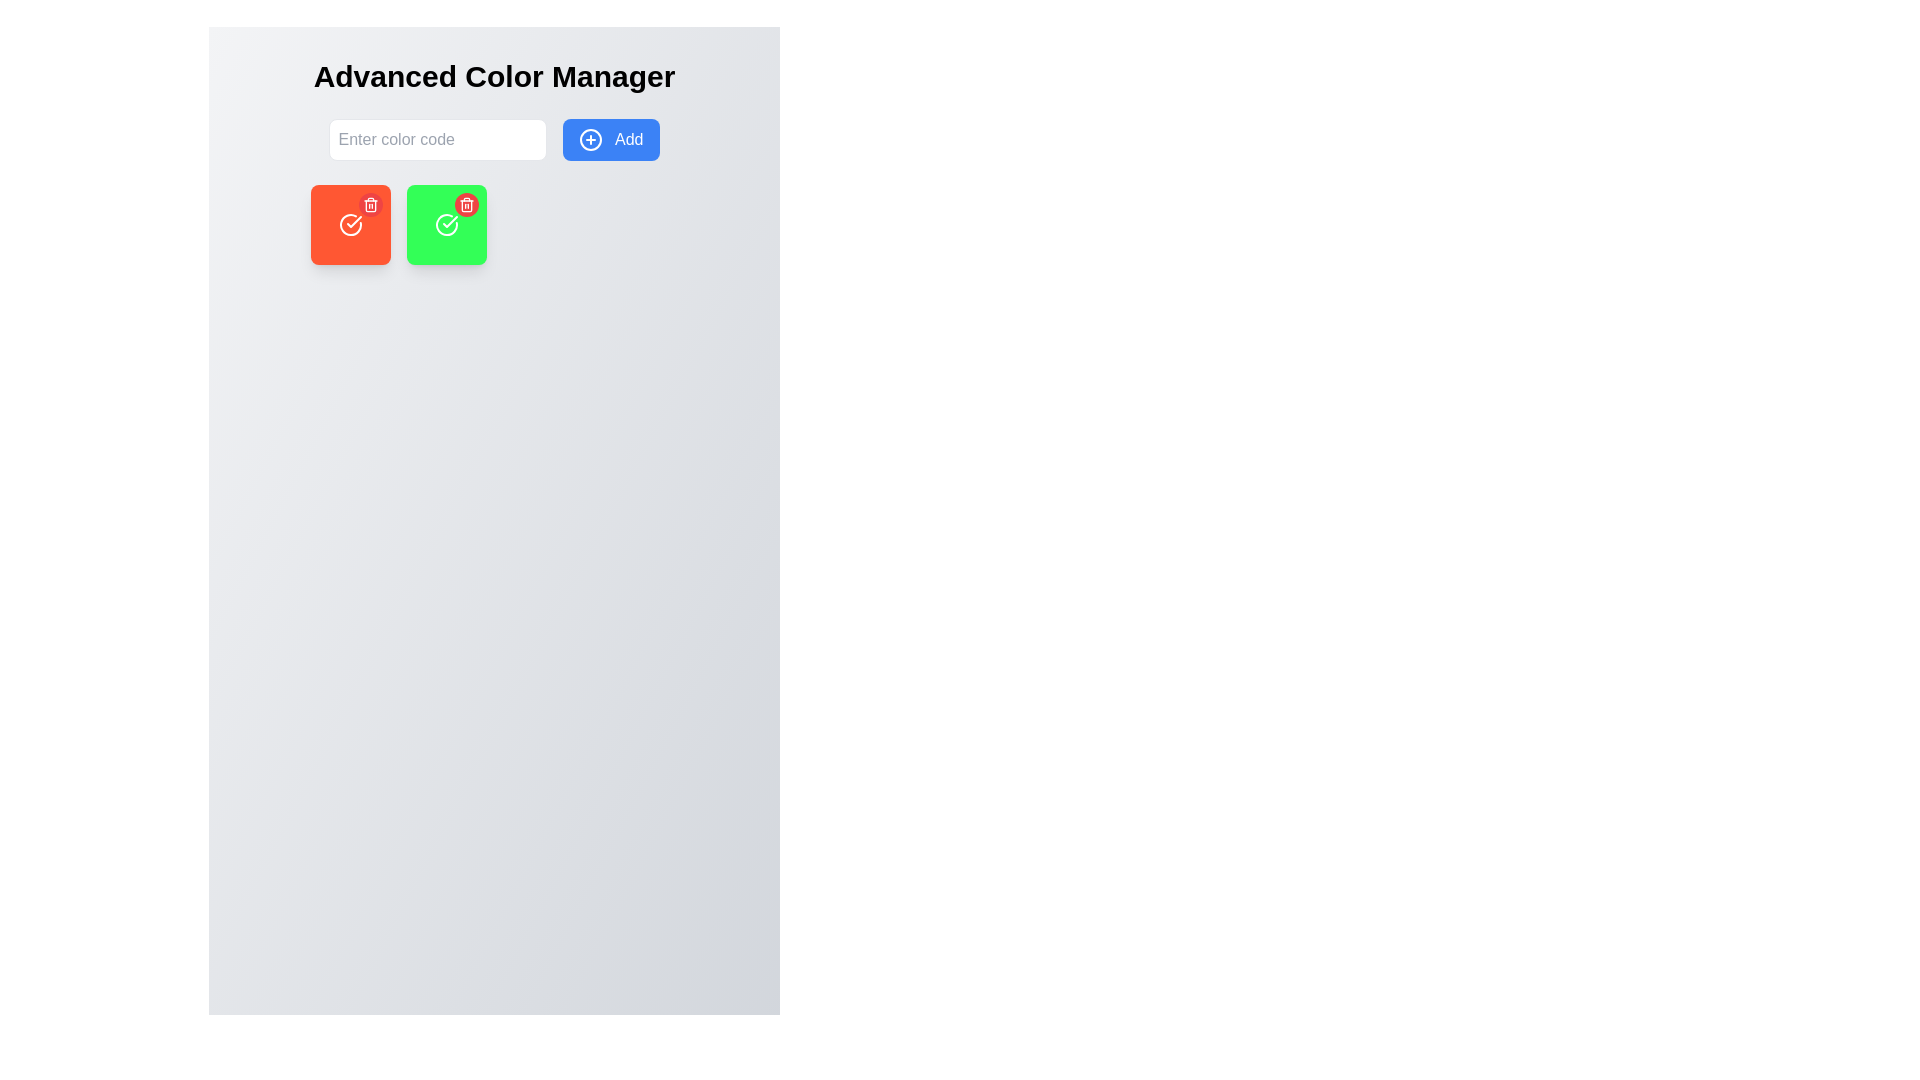 The width and height of the screenshot is (1920, 1080). I want to click on the circular icon within the blue 'Add' button located at the upper area of the interface, adjacent to a text input field, so click(590, 139).